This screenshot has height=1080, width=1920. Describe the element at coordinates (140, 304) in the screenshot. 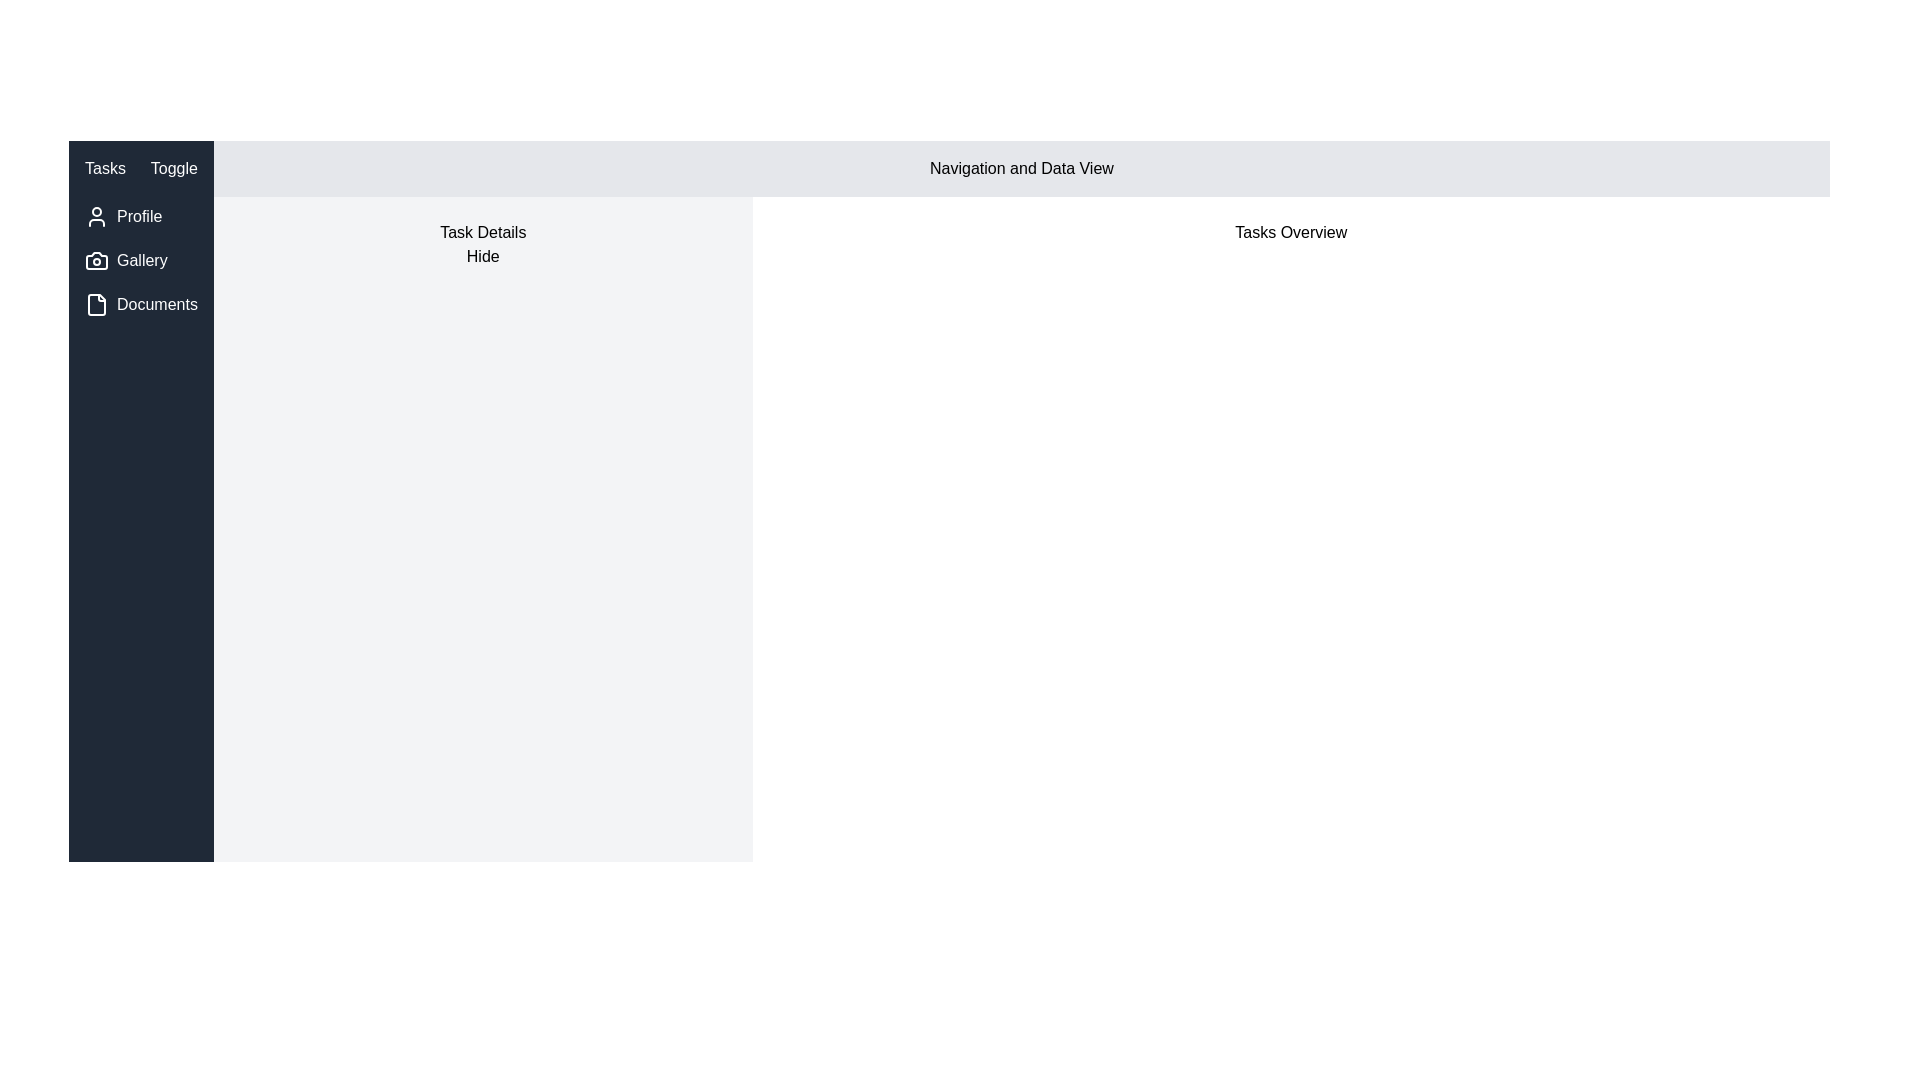

I see `the 'Documents' navigation menu item, which features an icon of a document and is the third item in the left panel navigation menu` at that location.